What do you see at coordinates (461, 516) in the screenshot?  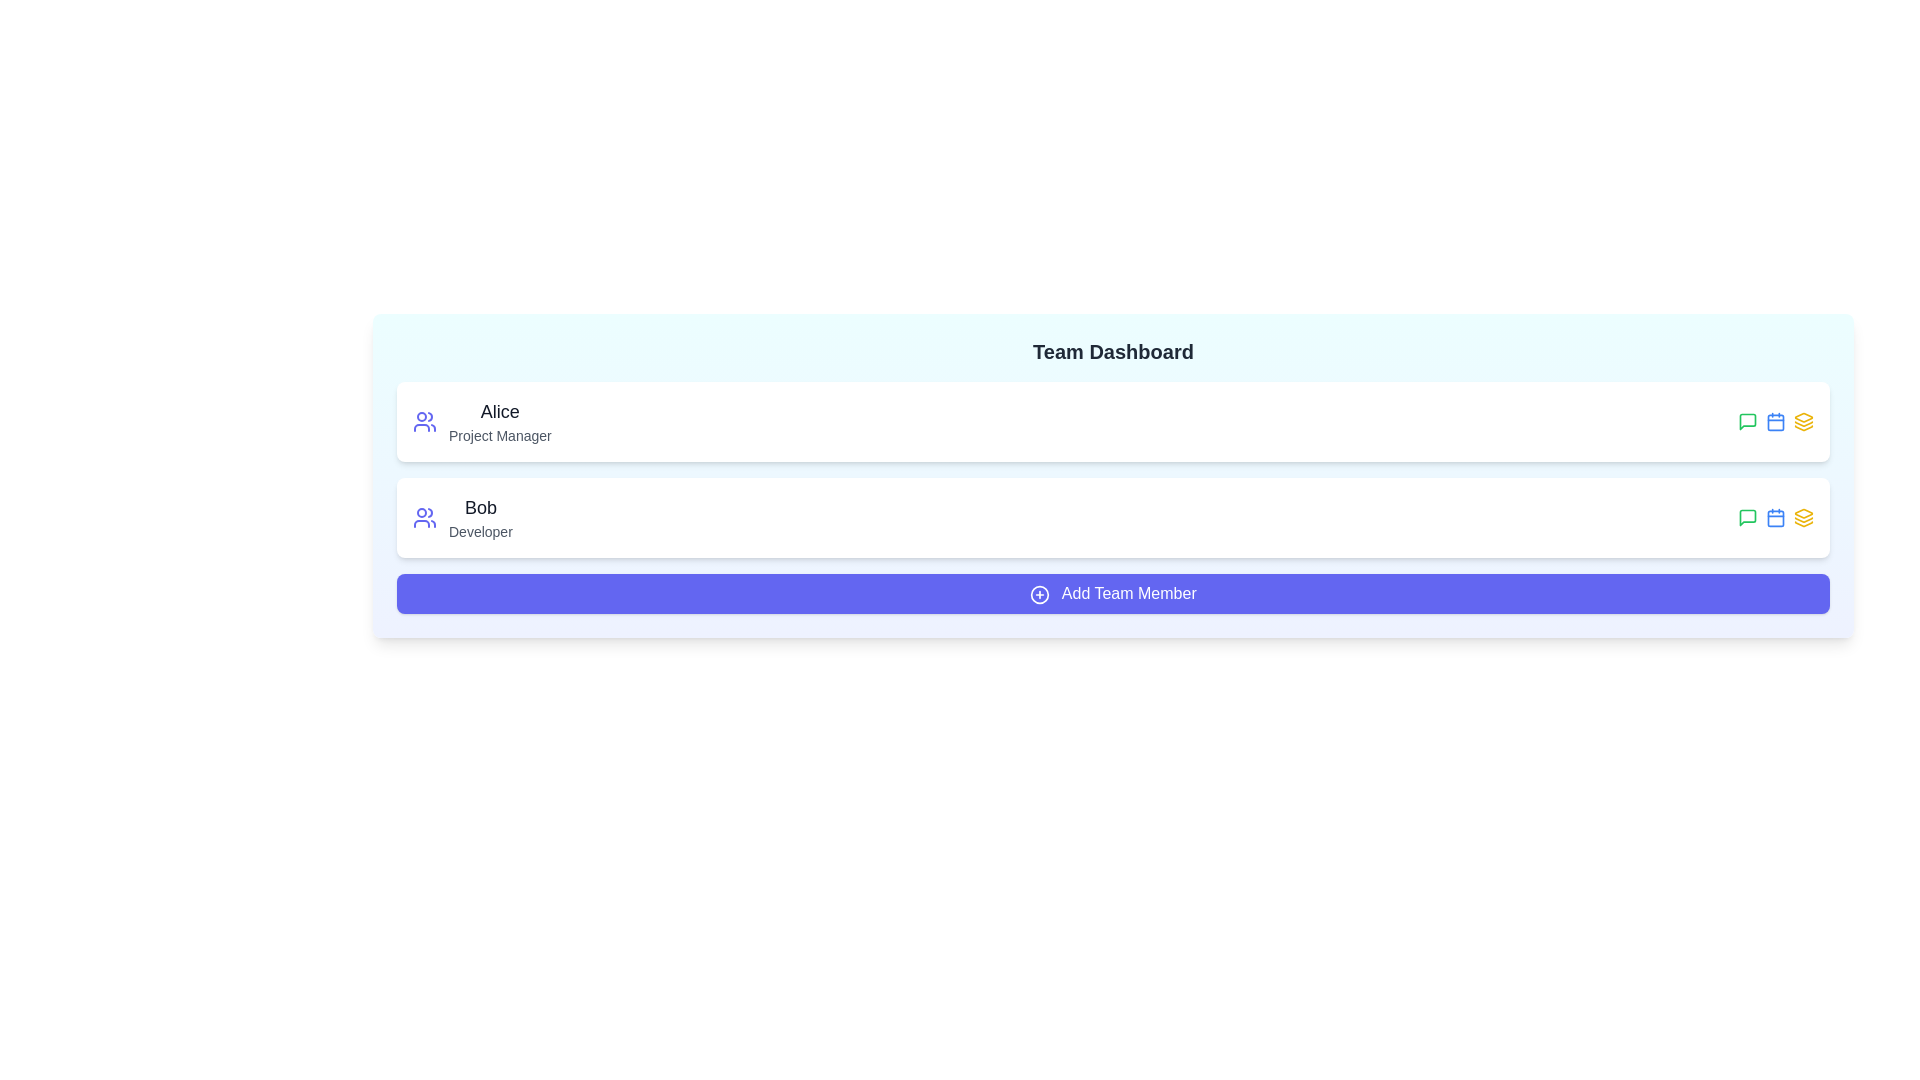 I see `the text within the user profile card for 'Bob', which displays their name and role as 'Developer' and is positioned below 'Alice, Project Manager'` at bounding box center [461, 516].